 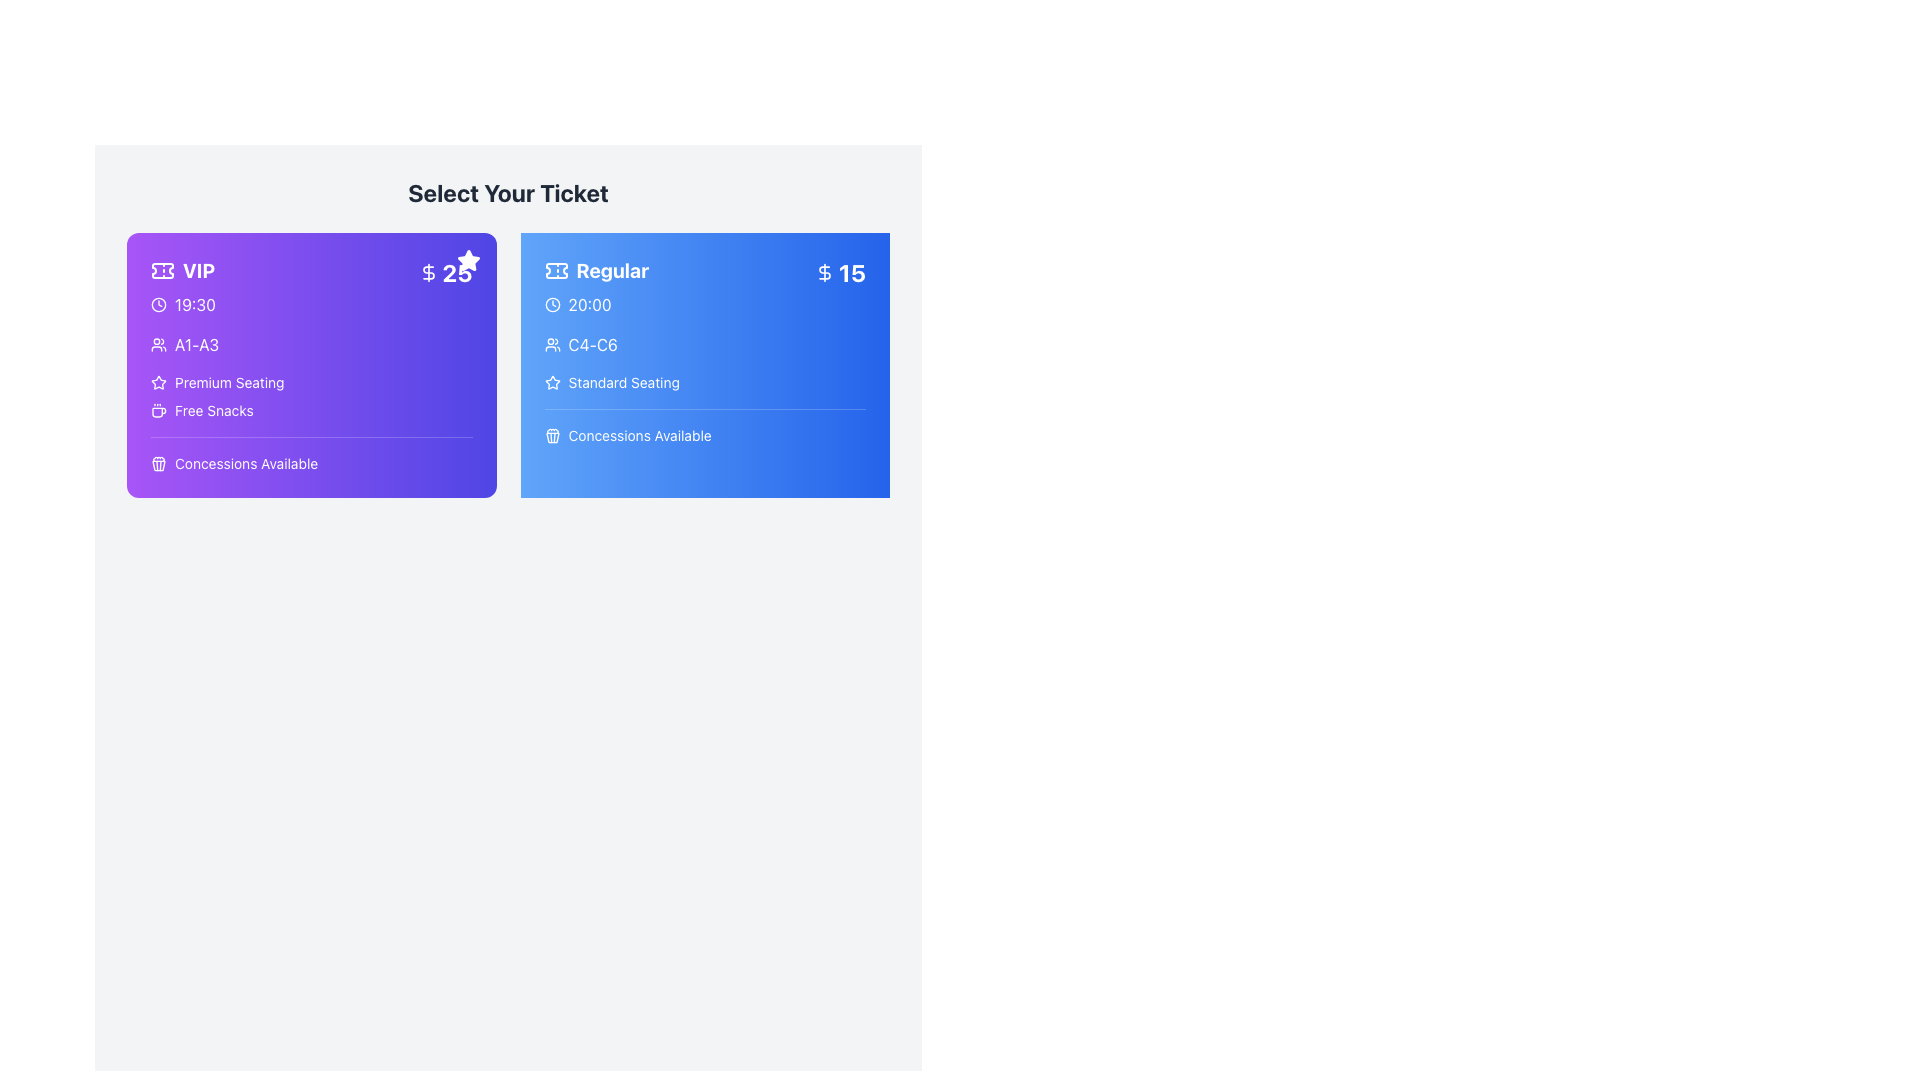 What do you see at coordinates (705, 426) in the screenshot?
I see `the label with a trash bin icon and the text 'Concessions Available' located in the lower section of the 'Regular' ticket card, below 'Standard Seating'` at bounding box center [705, 426].